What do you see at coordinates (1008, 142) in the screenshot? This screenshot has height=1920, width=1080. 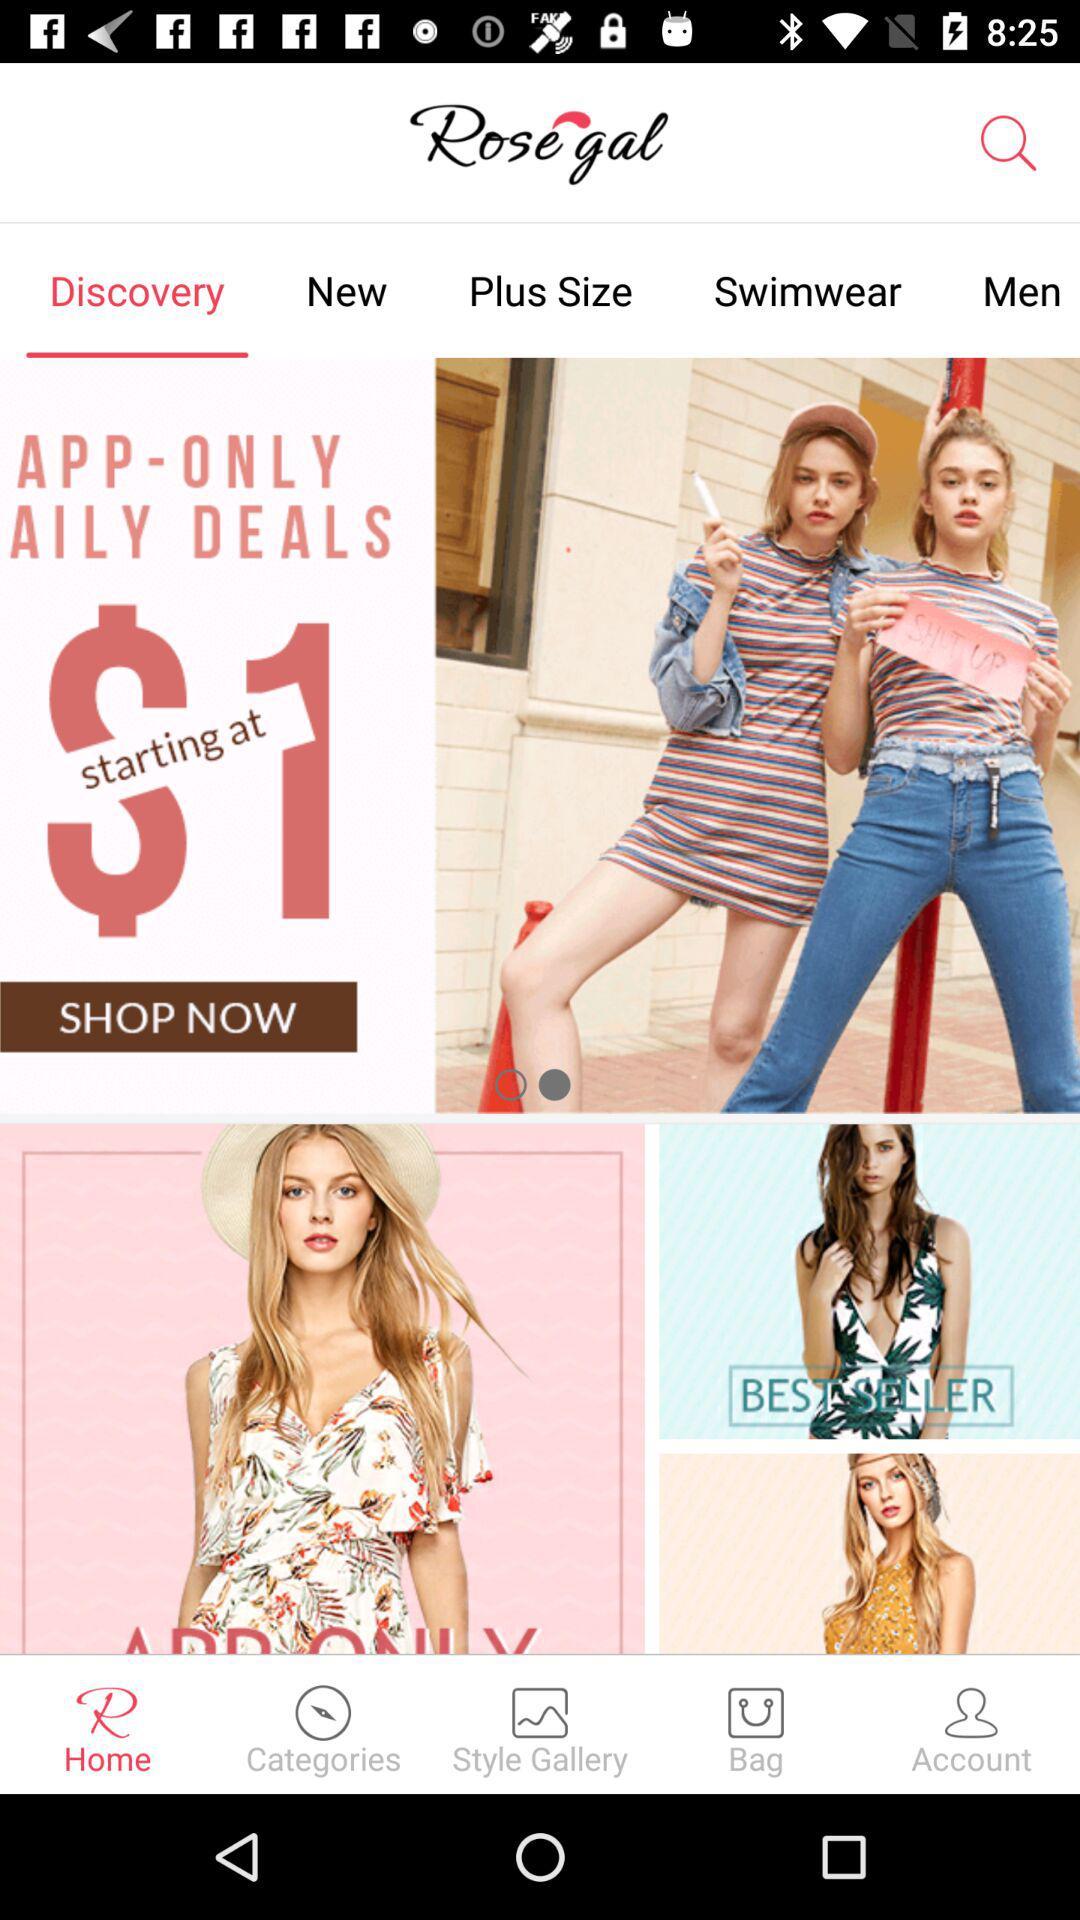 I see `the search icon` at bounding box center [1008, 142].